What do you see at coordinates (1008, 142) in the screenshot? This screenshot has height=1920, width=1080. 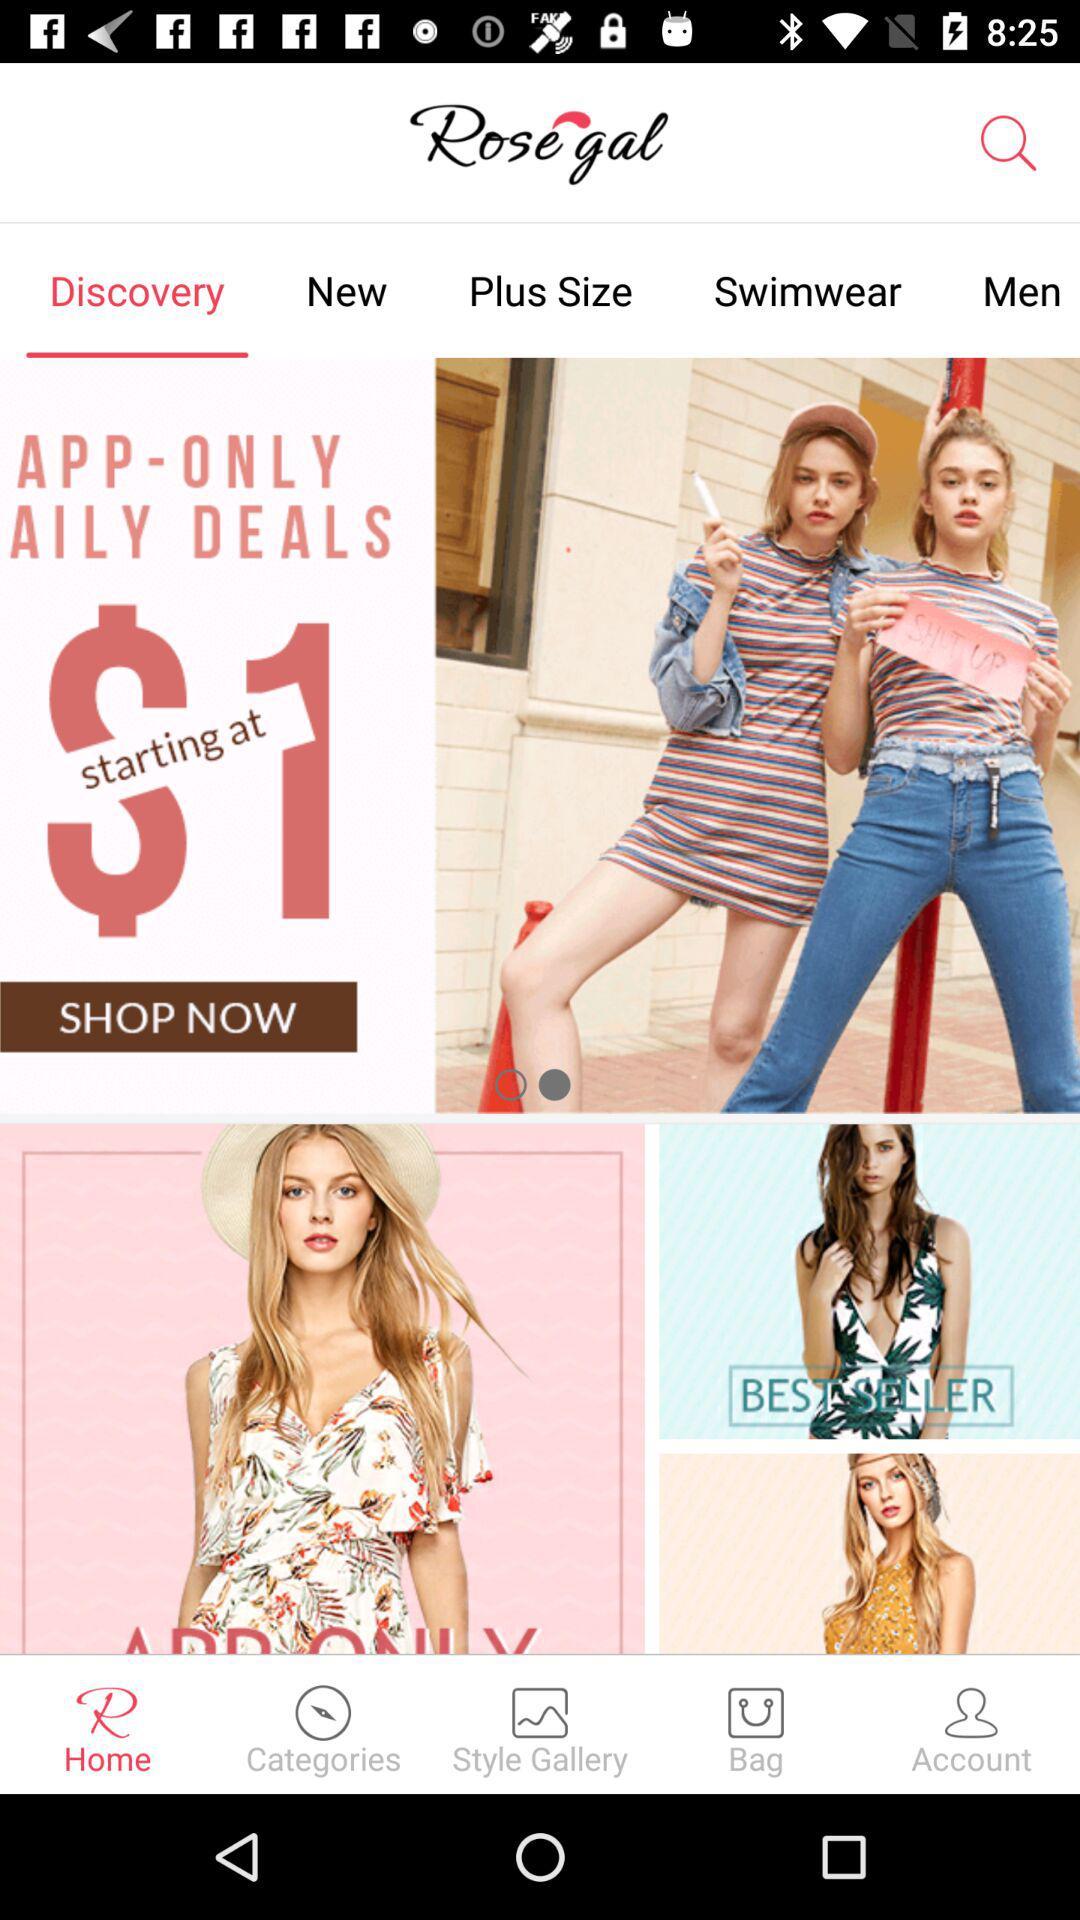 I see `the search icon` at bounding box center [1008, 142].